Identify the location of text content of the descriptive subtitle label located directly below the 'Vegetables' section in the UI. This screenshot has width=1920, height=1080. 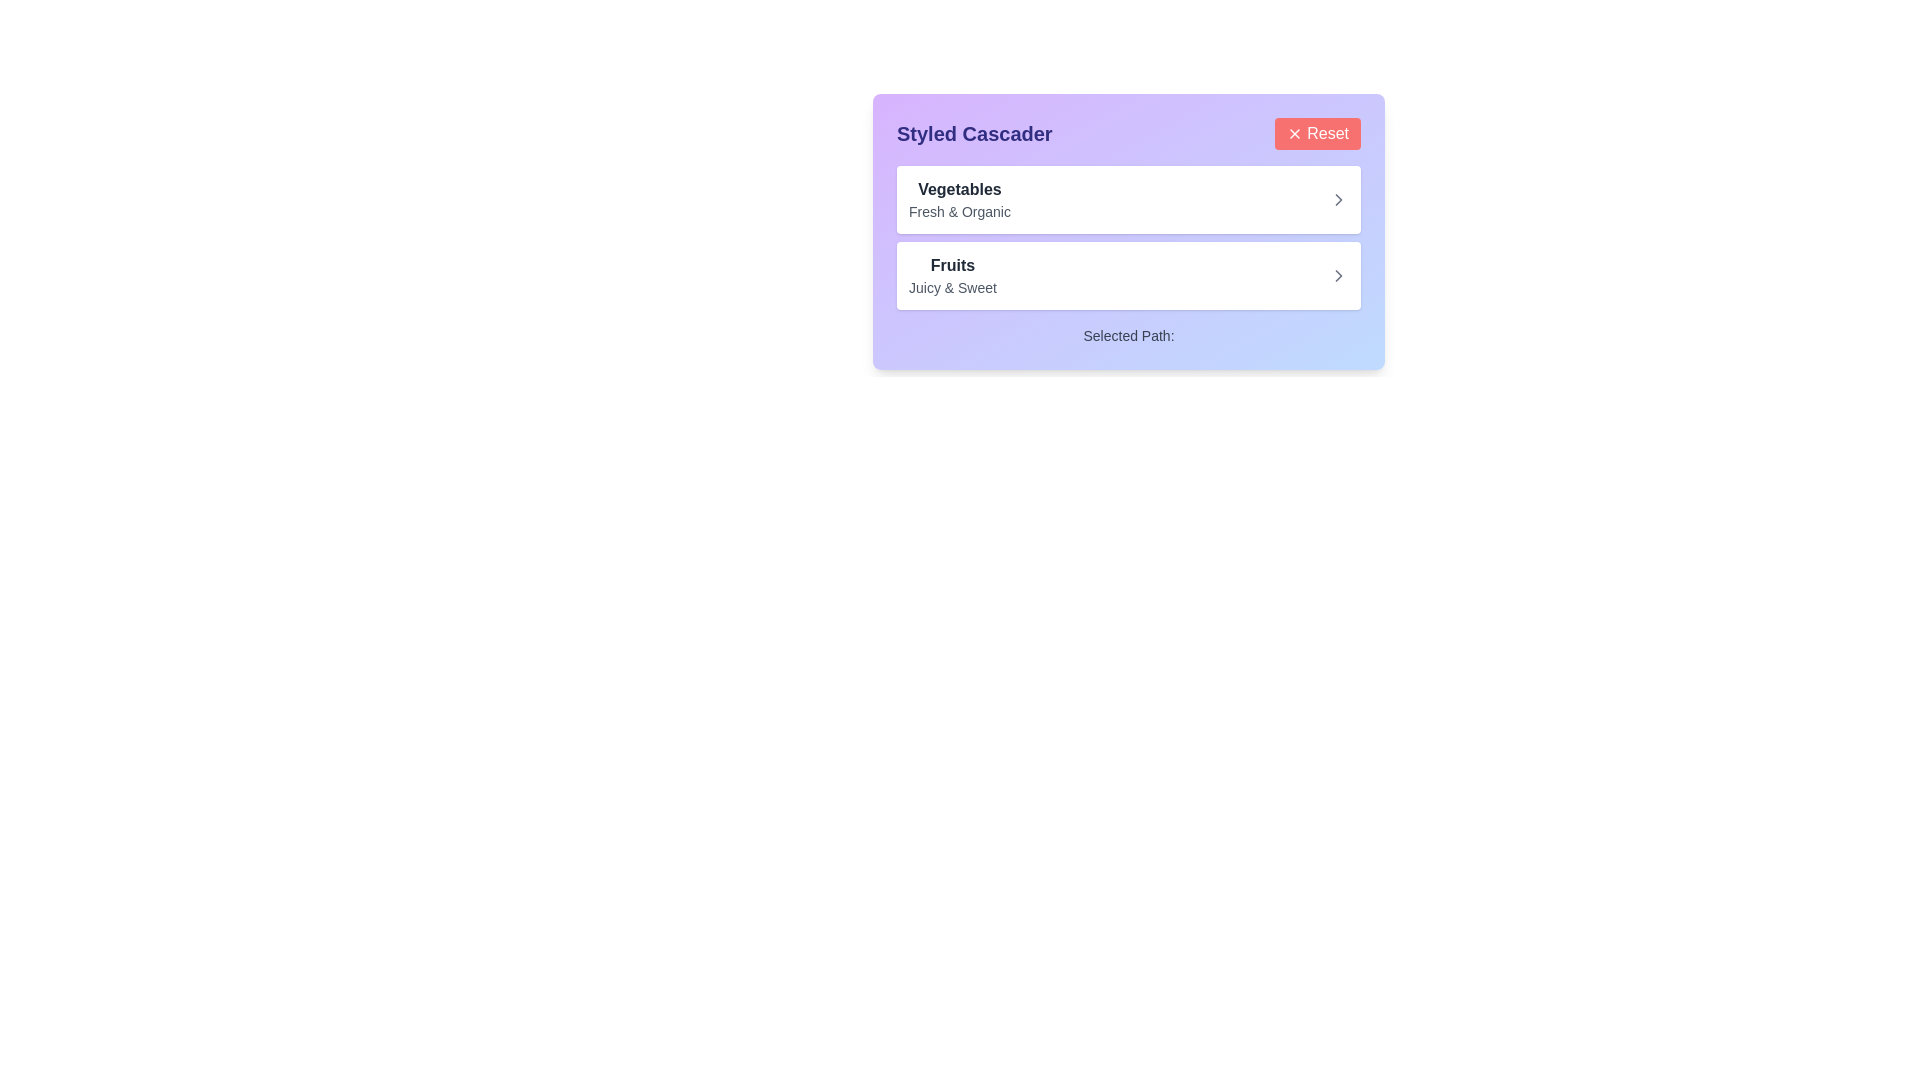
(960, 212).